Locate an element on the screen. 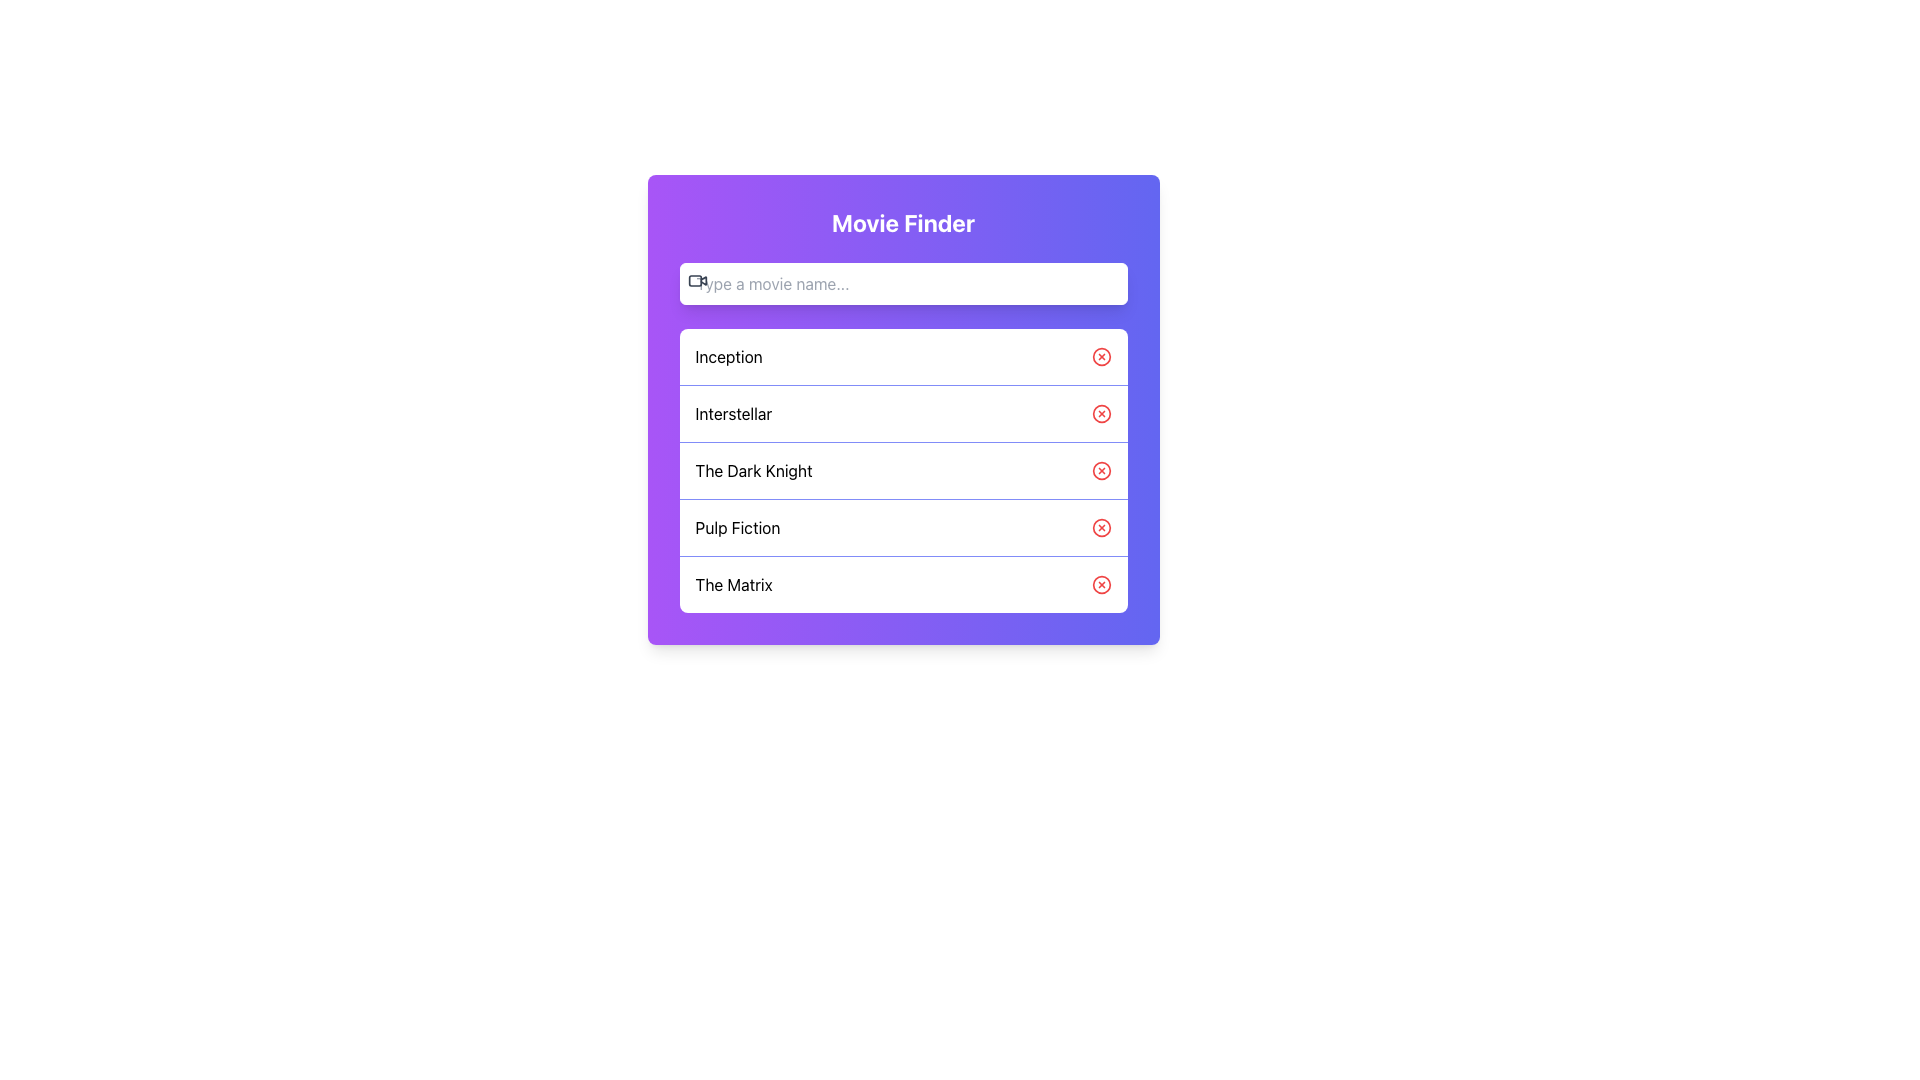 The width and height of the screenshot is (1920, 1080). the delete button for the movie 'Inception' is located at coordinates (1100, 356).